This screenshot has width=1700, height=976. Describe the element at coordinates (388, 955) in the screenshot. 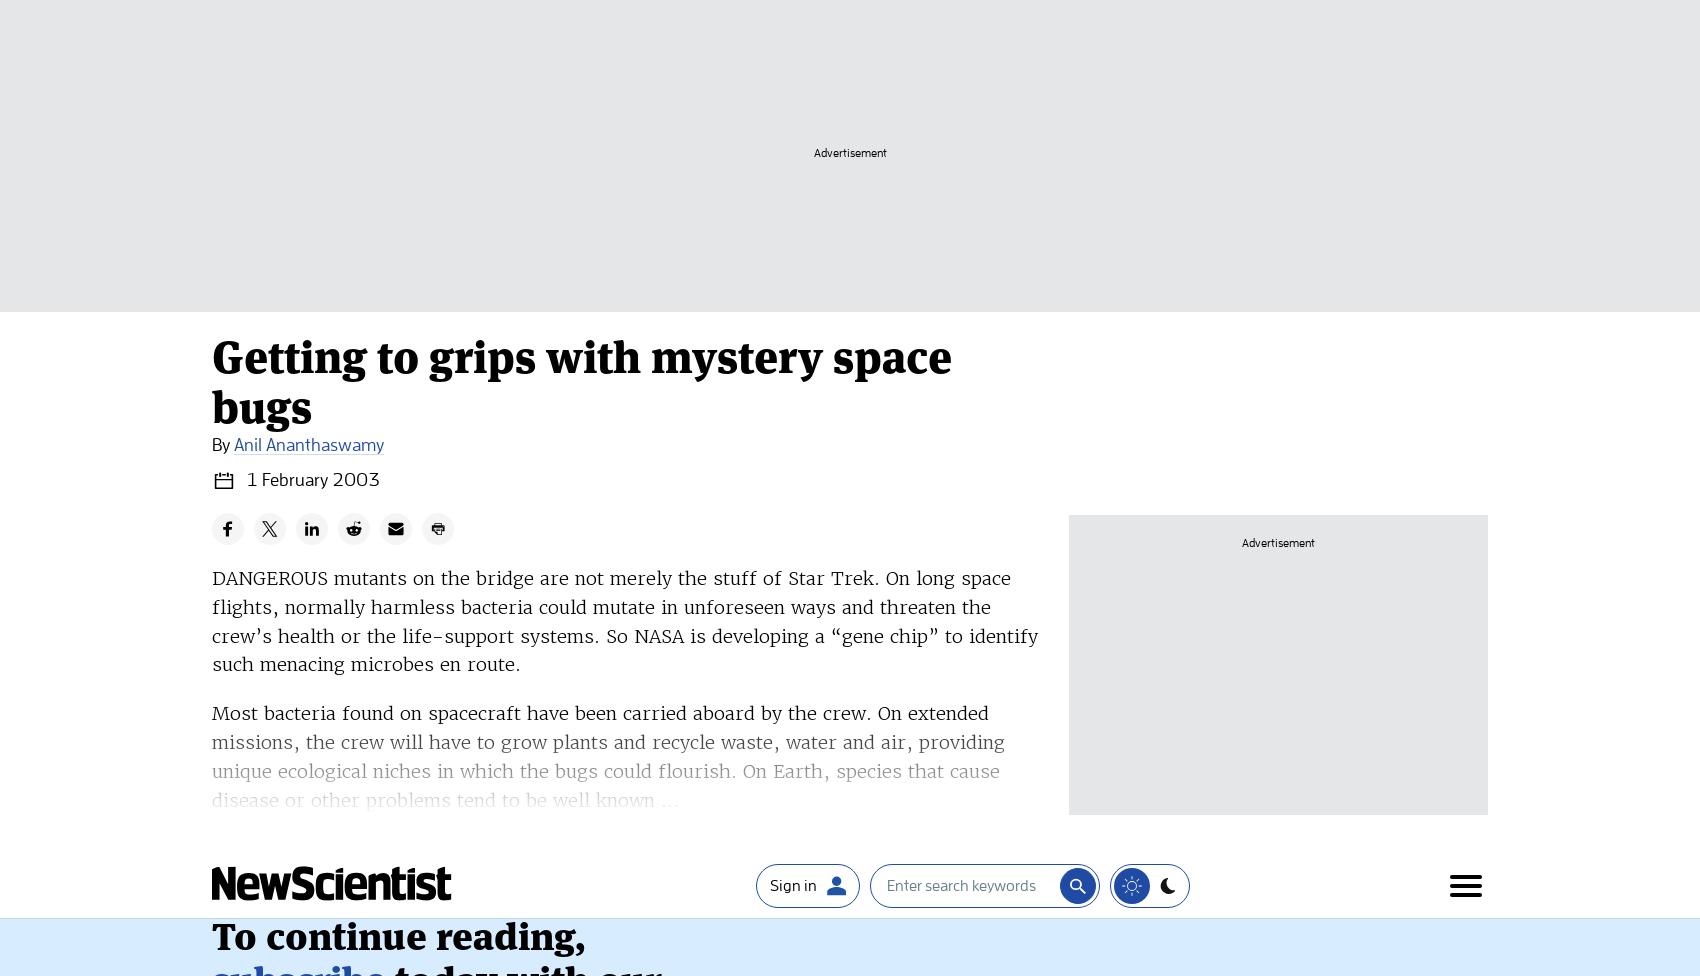

I see `'Popular articles'` at that location.